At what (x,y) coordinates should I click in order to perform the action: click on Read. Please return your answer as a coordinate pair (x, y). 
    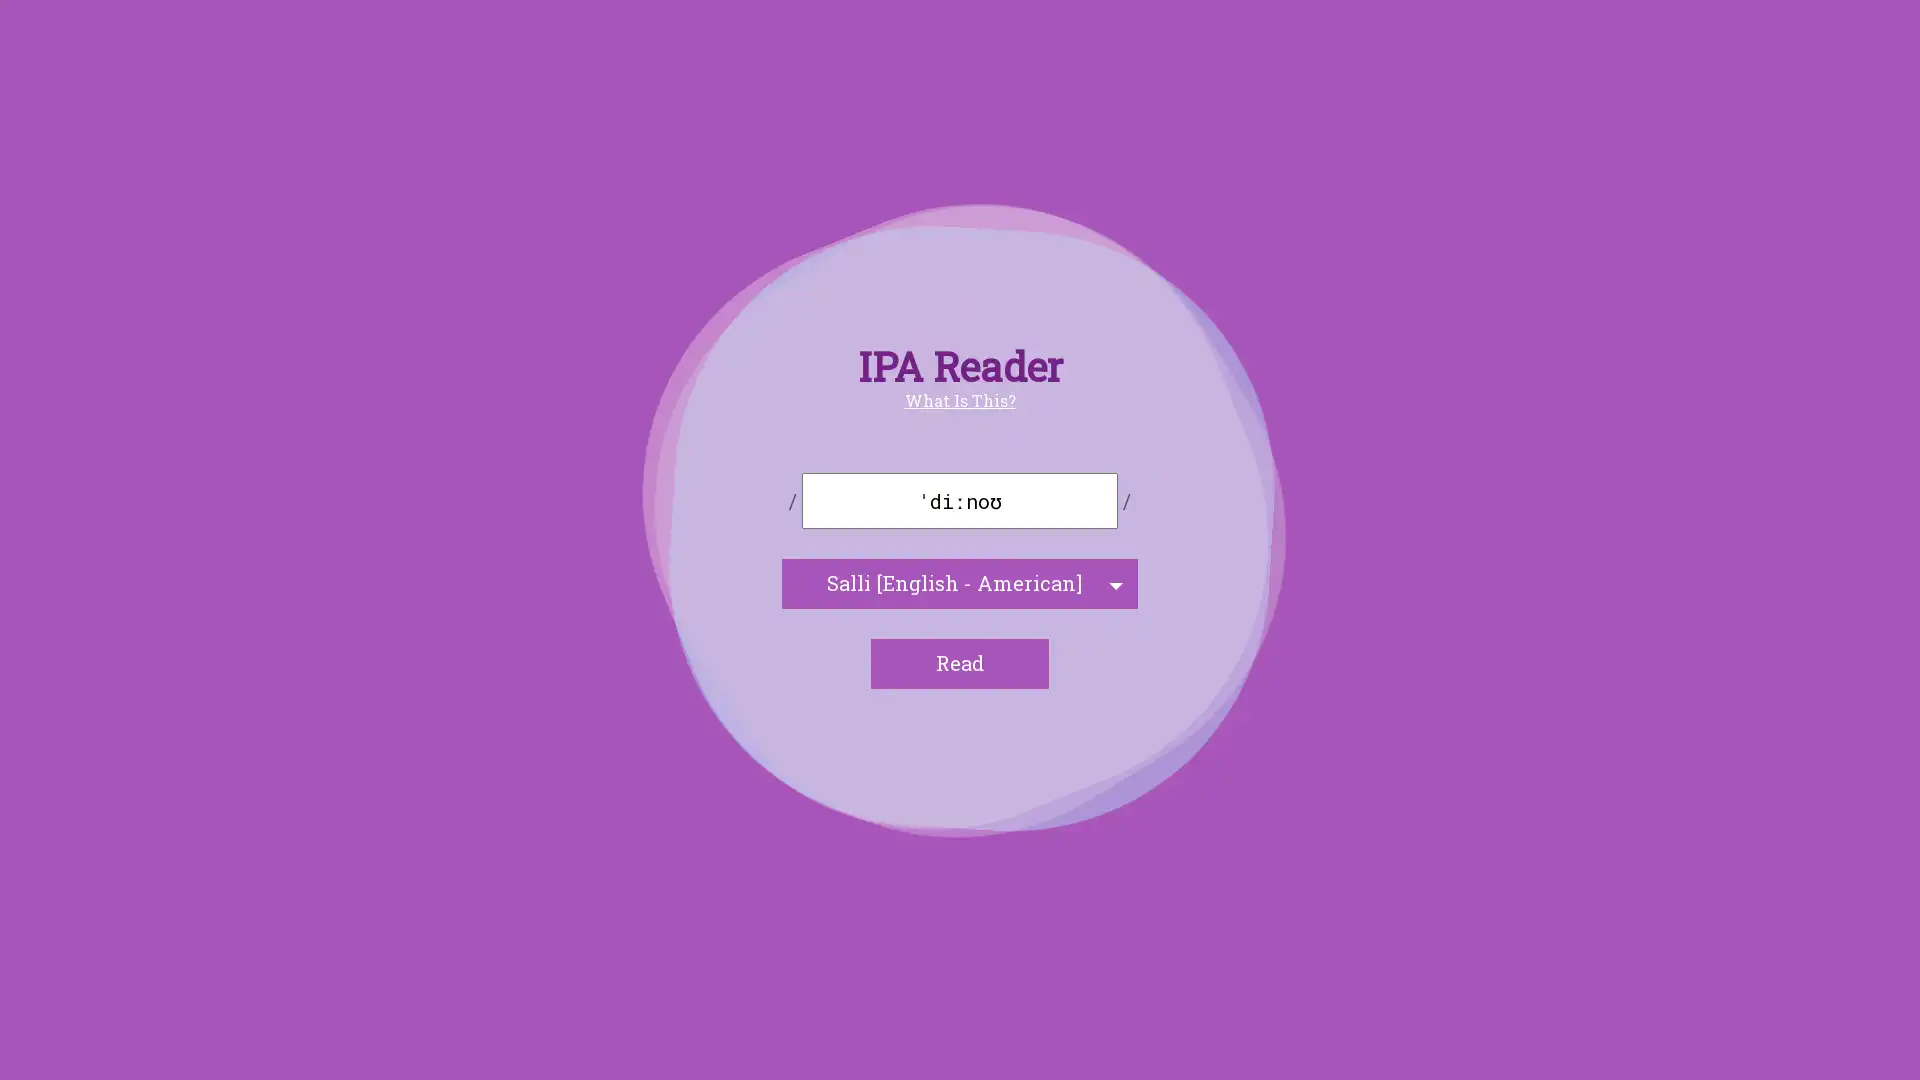
    Looking at the image, I should click on (960, 663).